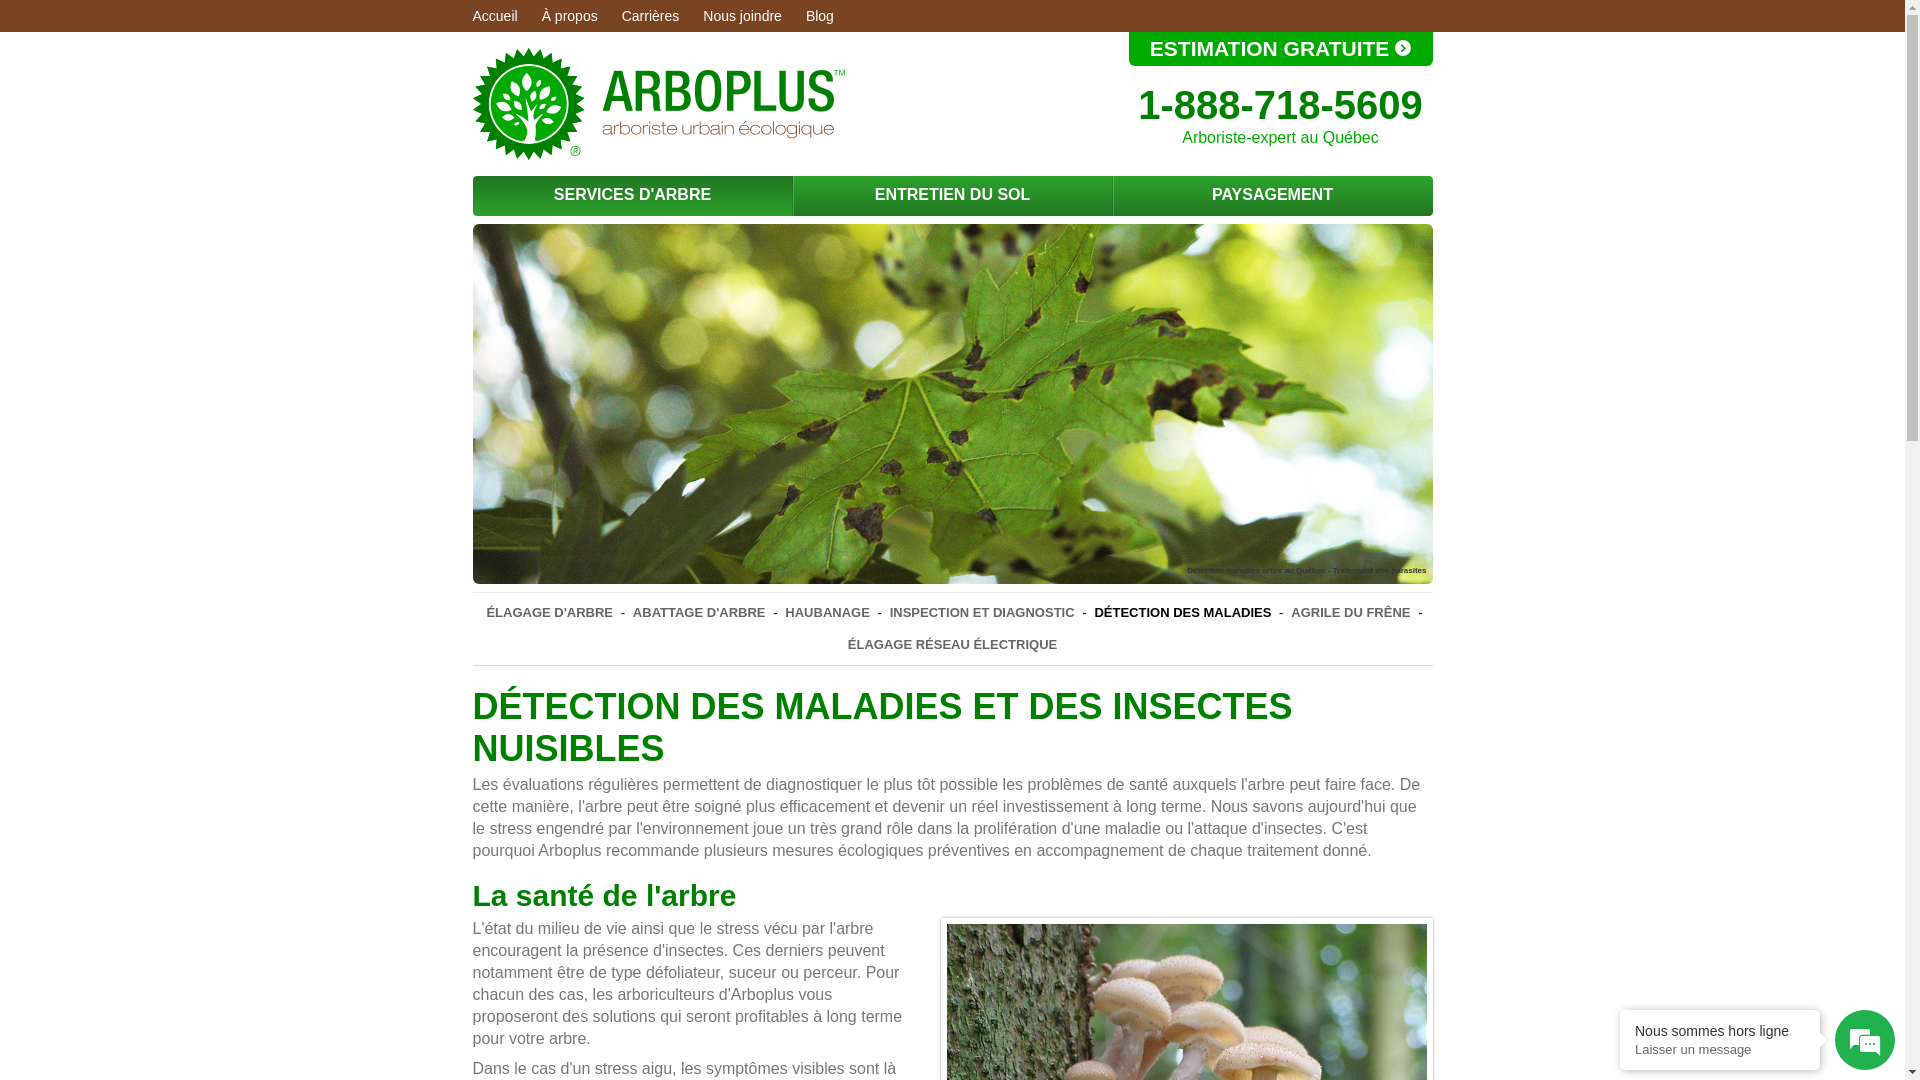 This screenshot has height=1080, width=1920. I want to click on 'Nous joindre', so click(702, 15).